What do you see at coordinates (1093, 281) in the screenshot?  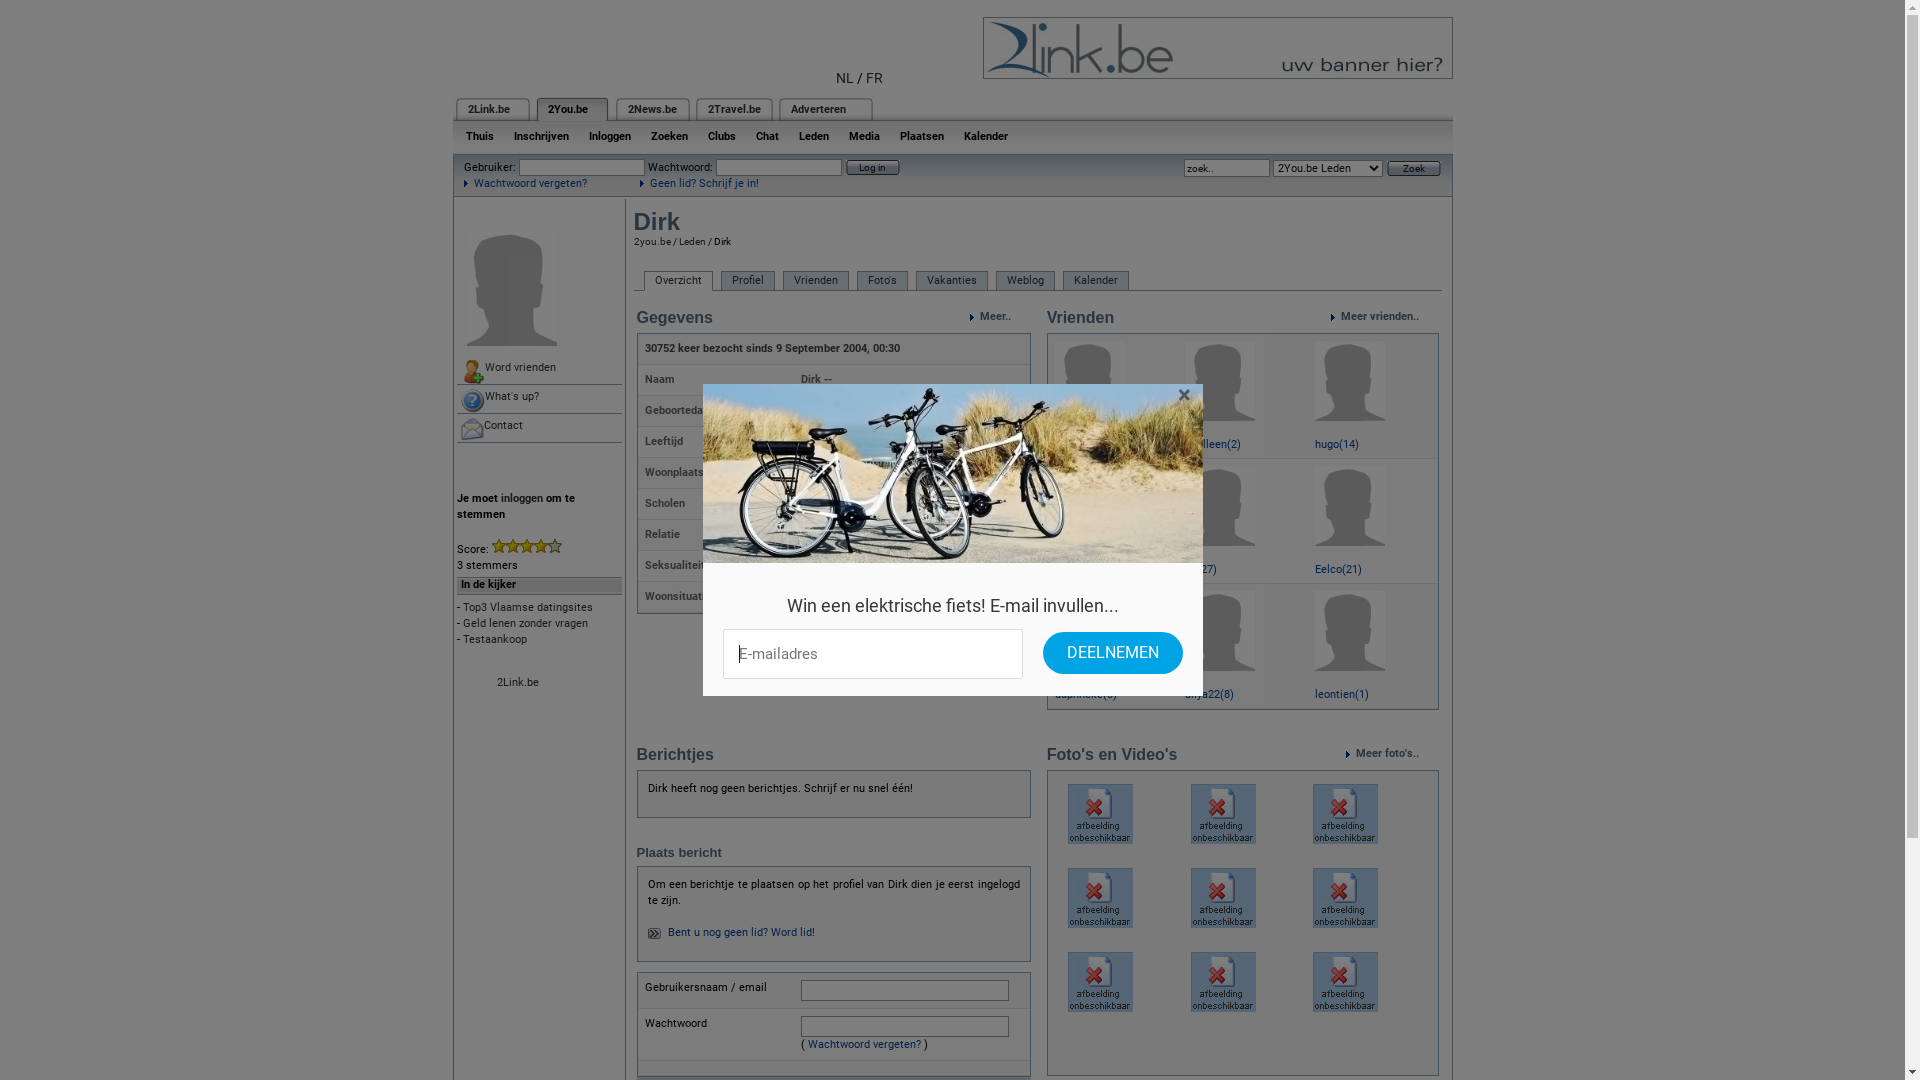 I see `'Kalender'` at bounding box center [1093, 281].